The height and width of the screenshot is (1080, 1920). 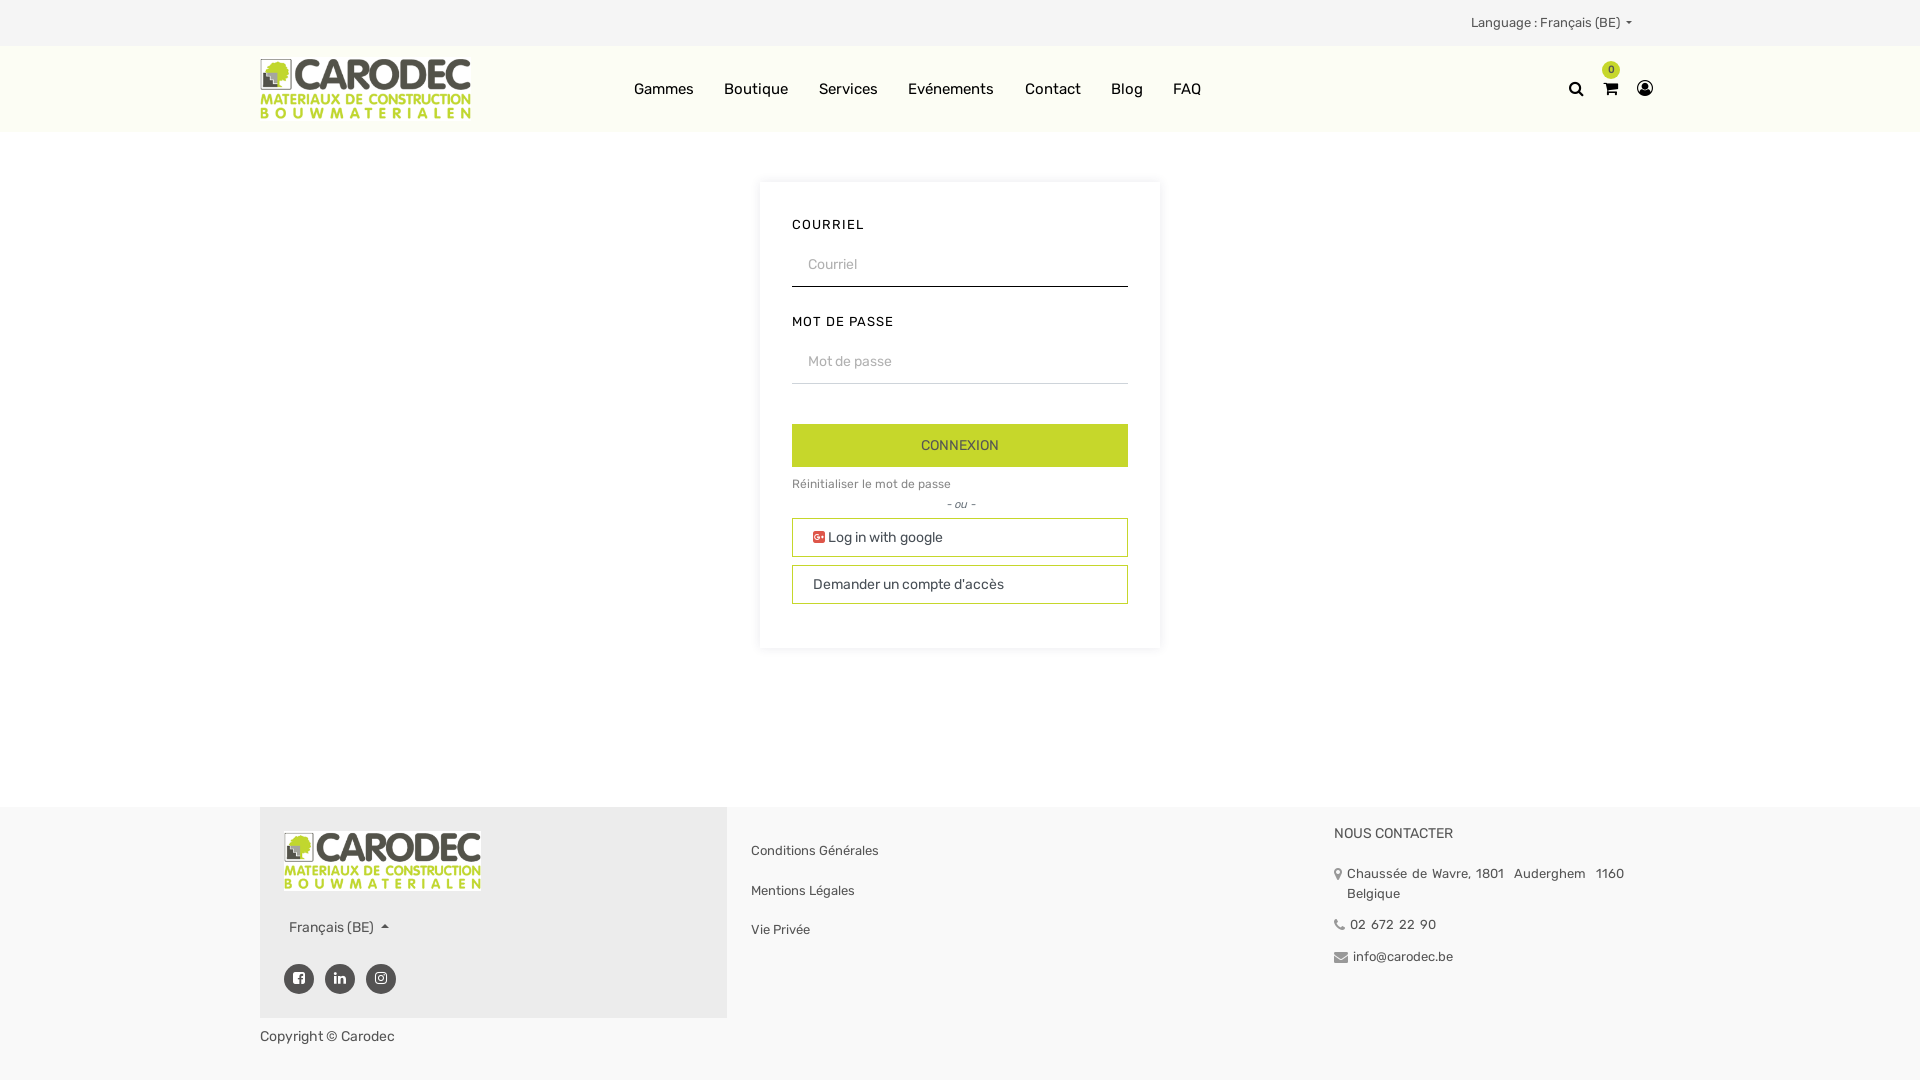 What do you see at coordinates (713, 88) in the screenshot?
I see `'Boutique'` at bounding box center [713, 88].